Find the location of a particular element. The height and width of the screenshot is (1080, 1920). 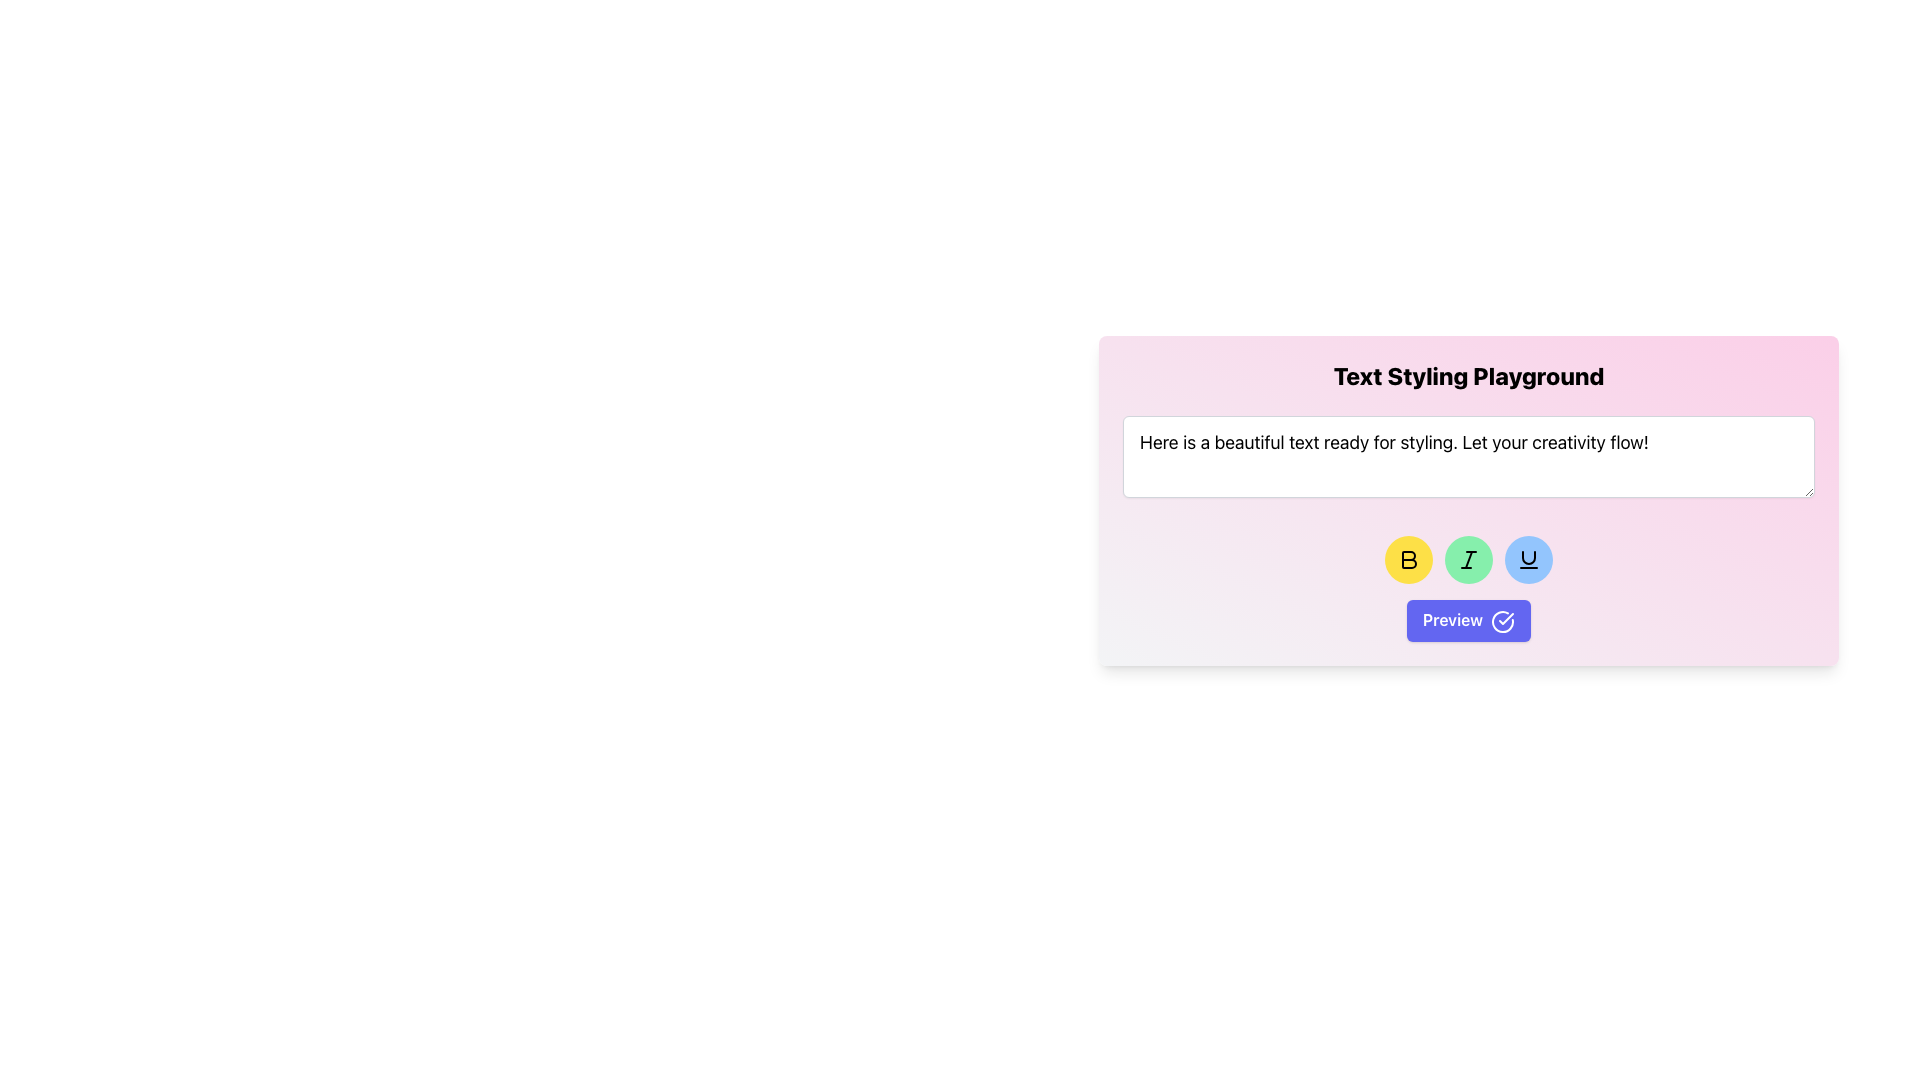

the bold styling Icon button located at the bottom-left area of the circular icons group to apply bold styling to the text in the editor is located at coordinates (1408, 559).